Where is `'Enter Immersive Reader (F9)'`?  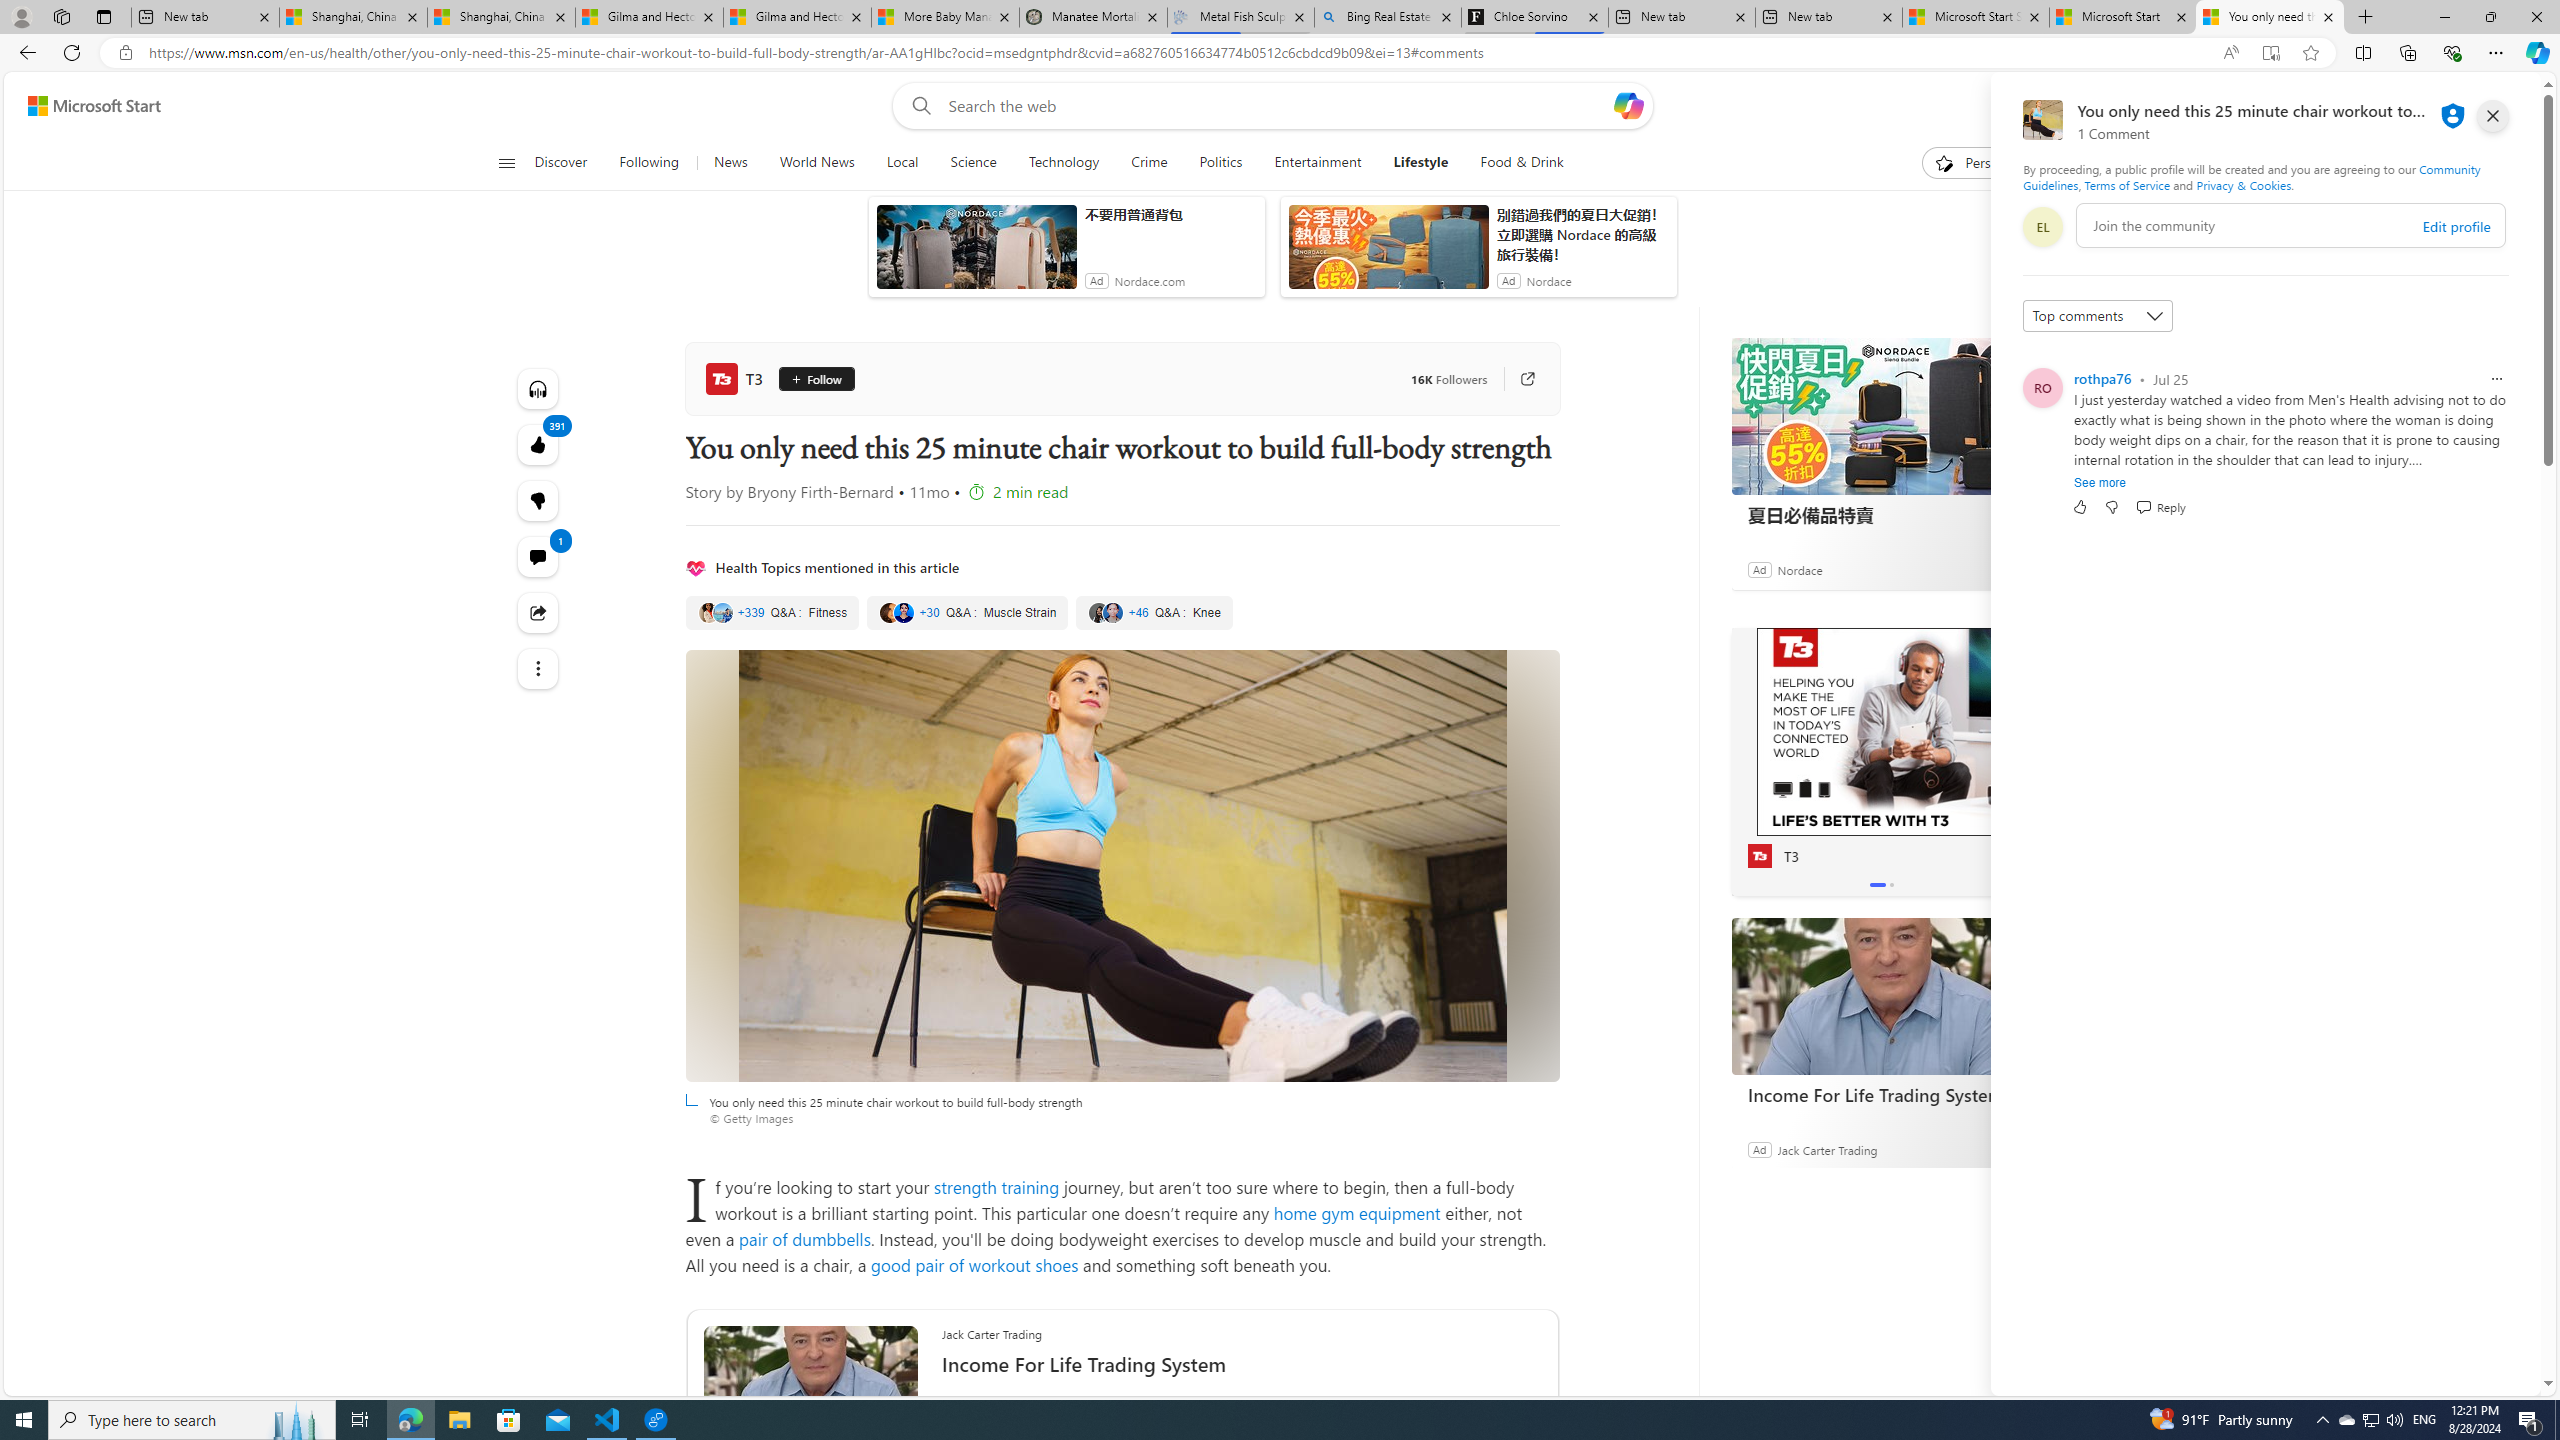
'Enter Immersive Reader (F9)' is located at coordinates (2270, 53).